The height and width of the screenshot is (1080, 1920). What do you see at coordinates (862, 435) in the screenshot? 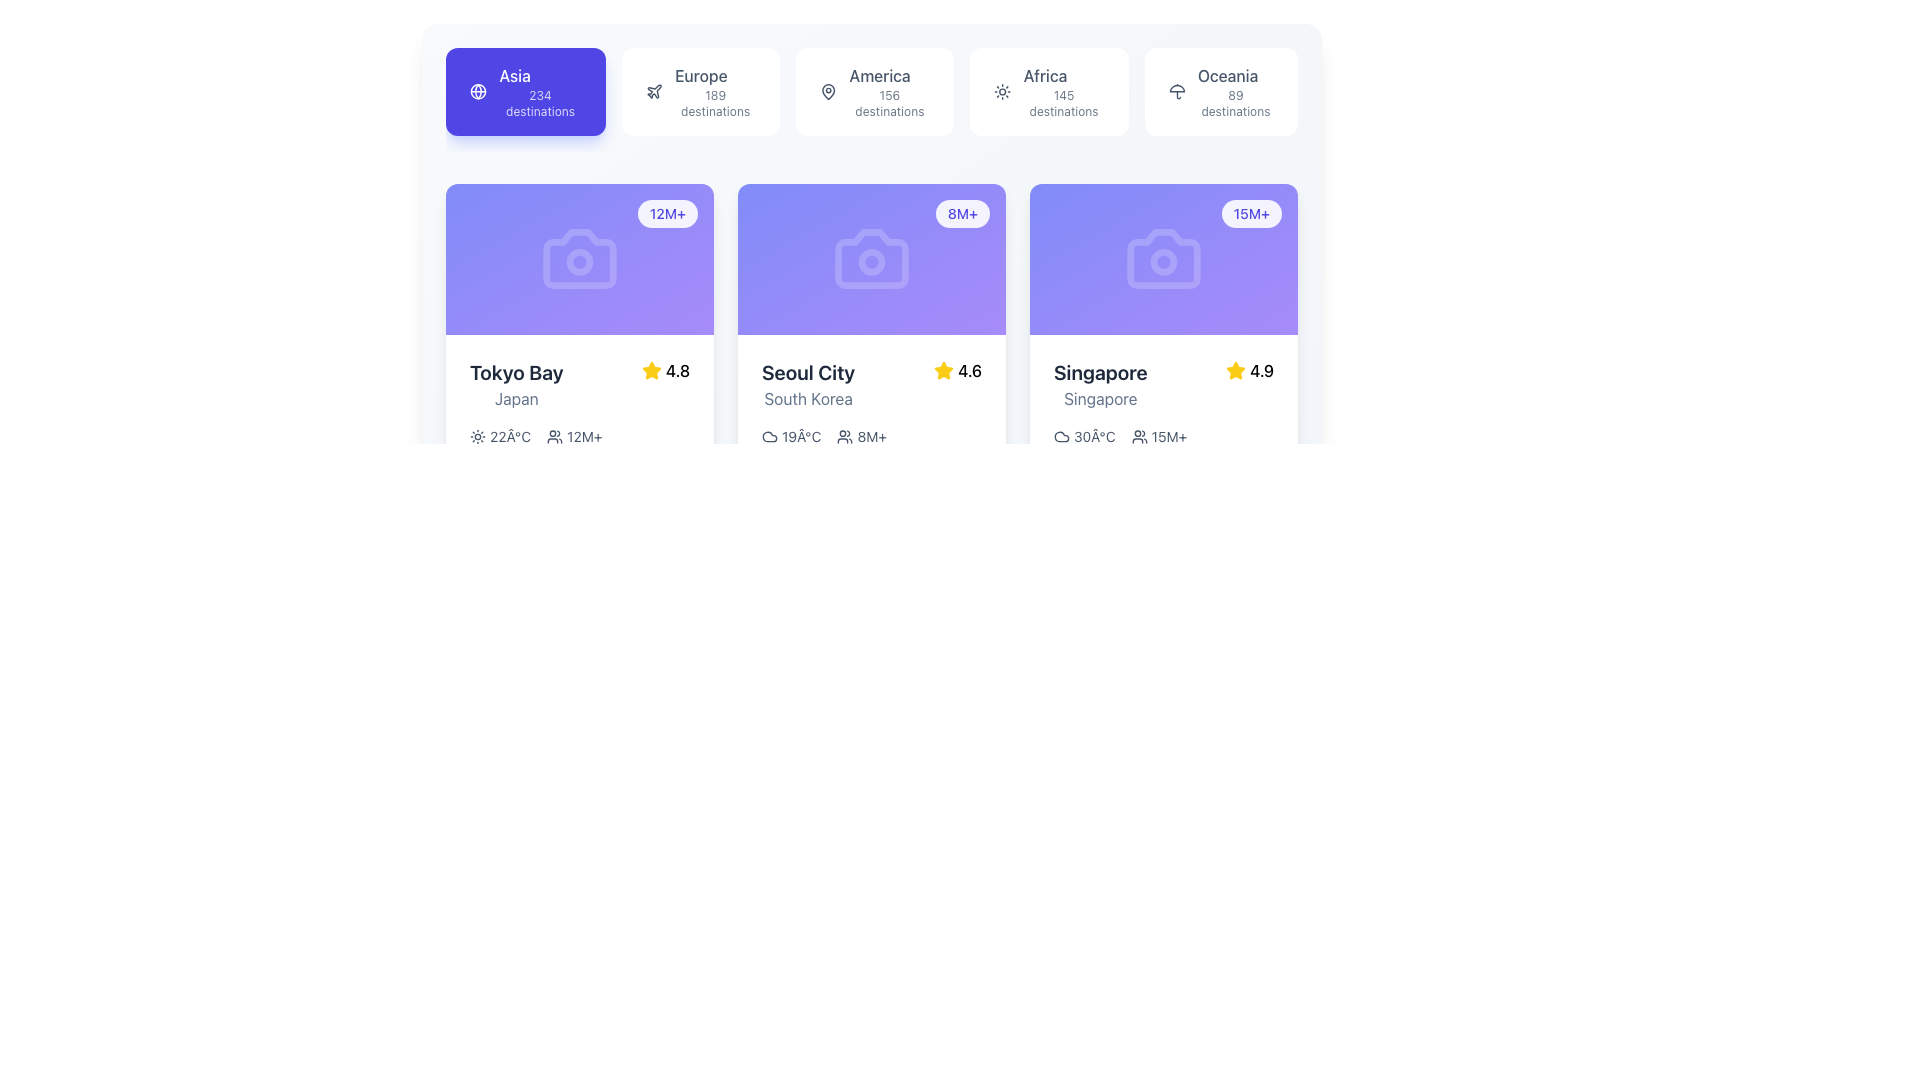
I see `the numerical representation of user engagement ('8M+') displayed on the 'Seoul City' card, located in the second column of the three-item horizontal grid layout, below the main title and next to the weather temperature indicator '19°C'` at bounding box center [862, 435].